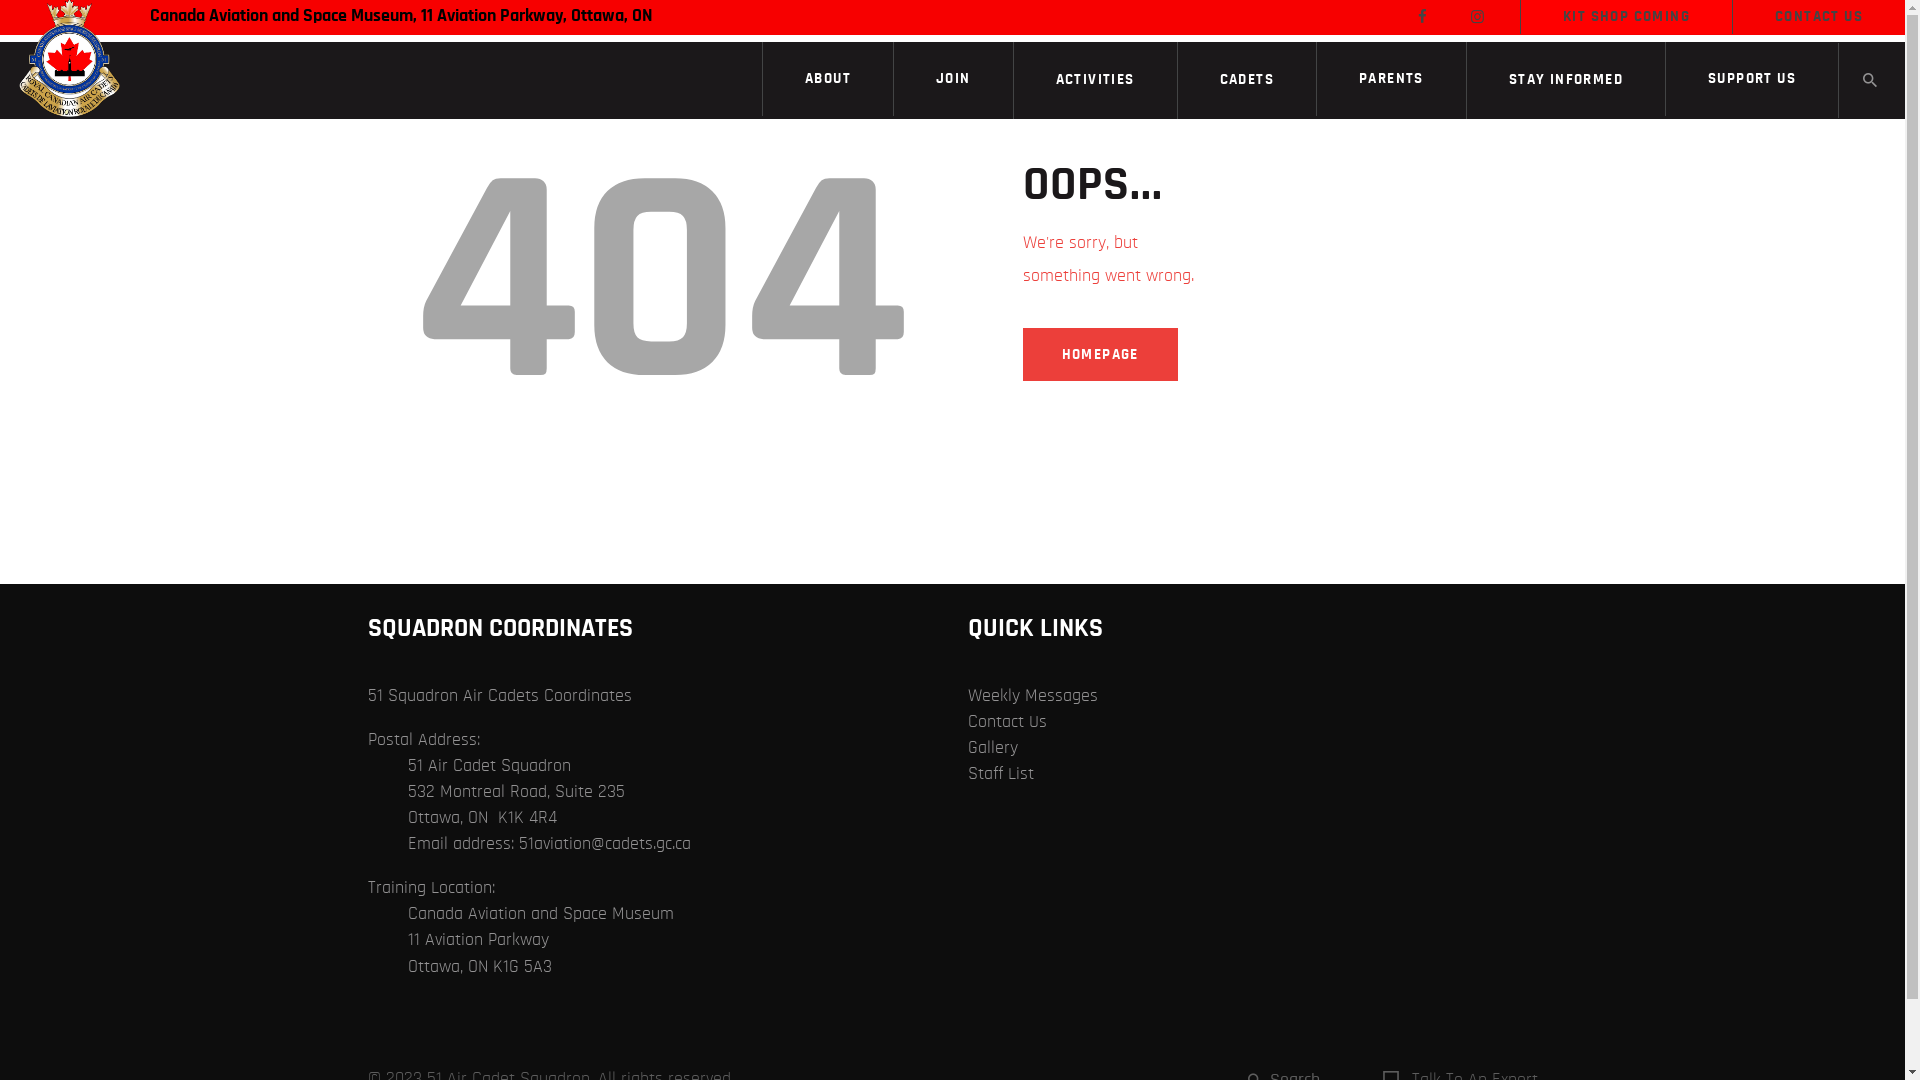  I want to click on 'Gallery', so click(993, 748).